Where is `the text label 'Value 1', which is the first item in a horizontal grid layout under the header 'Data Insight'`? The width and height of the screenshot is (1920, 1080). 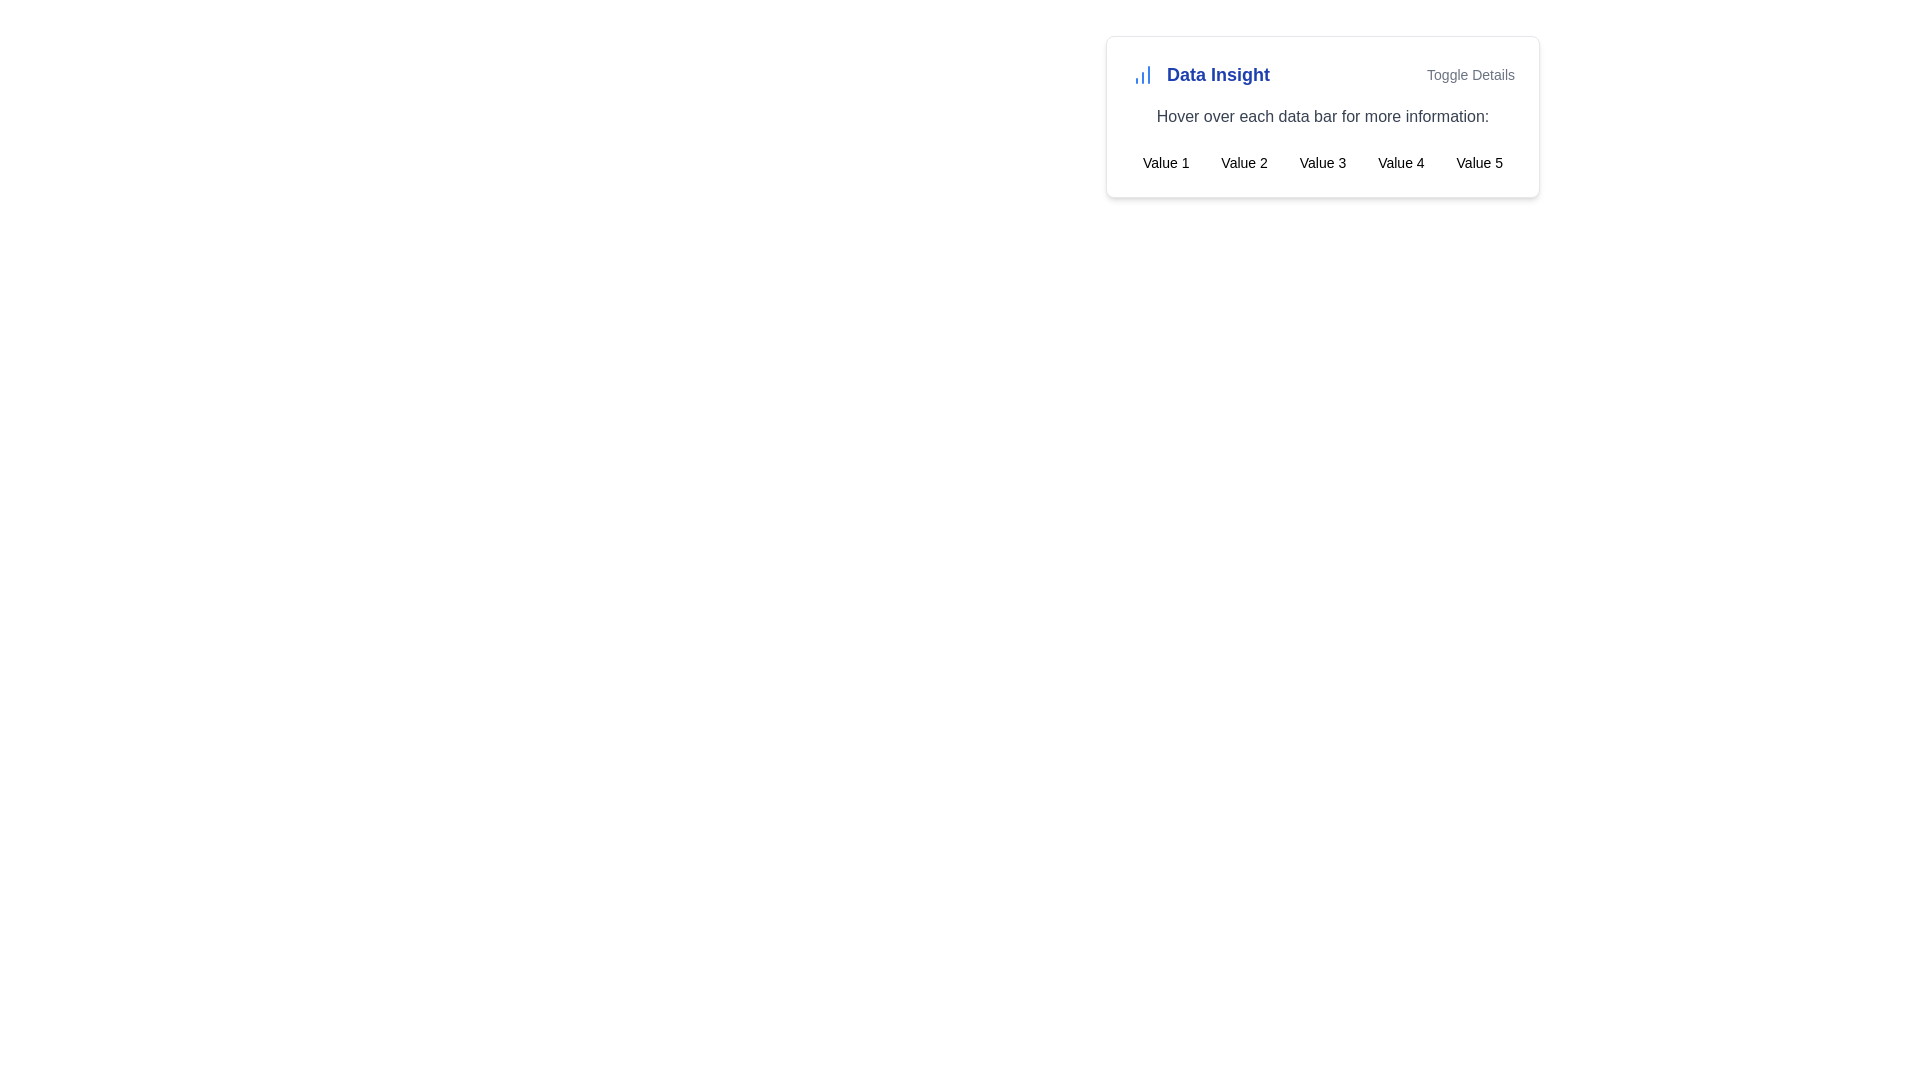
the text label 'Value 1', which is the first item in a horizontal grid layout under the header 'Data Insight' is located at coordinates (1166, 157).